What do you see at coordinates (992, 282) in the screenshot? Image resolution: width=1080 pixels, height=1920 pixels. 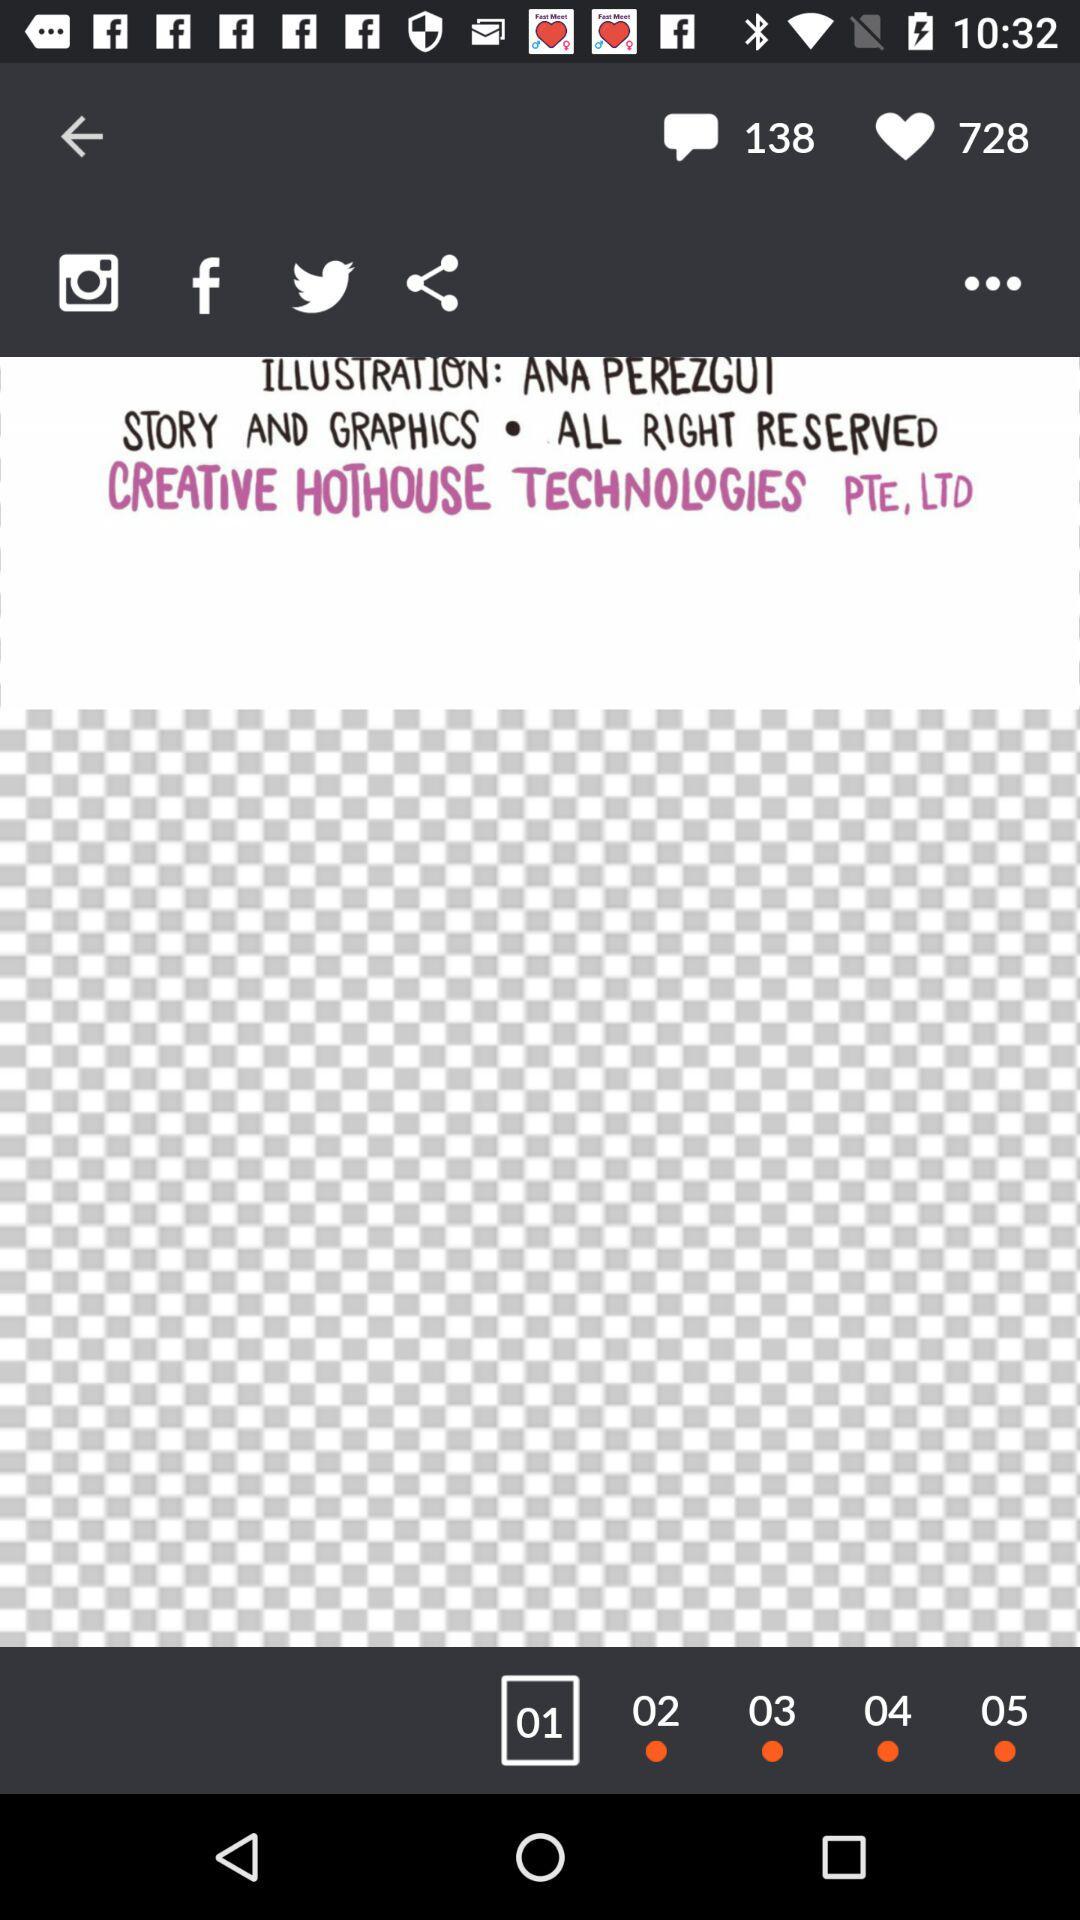 I see `the item below the 728  item` at bounding box center [992, 282].